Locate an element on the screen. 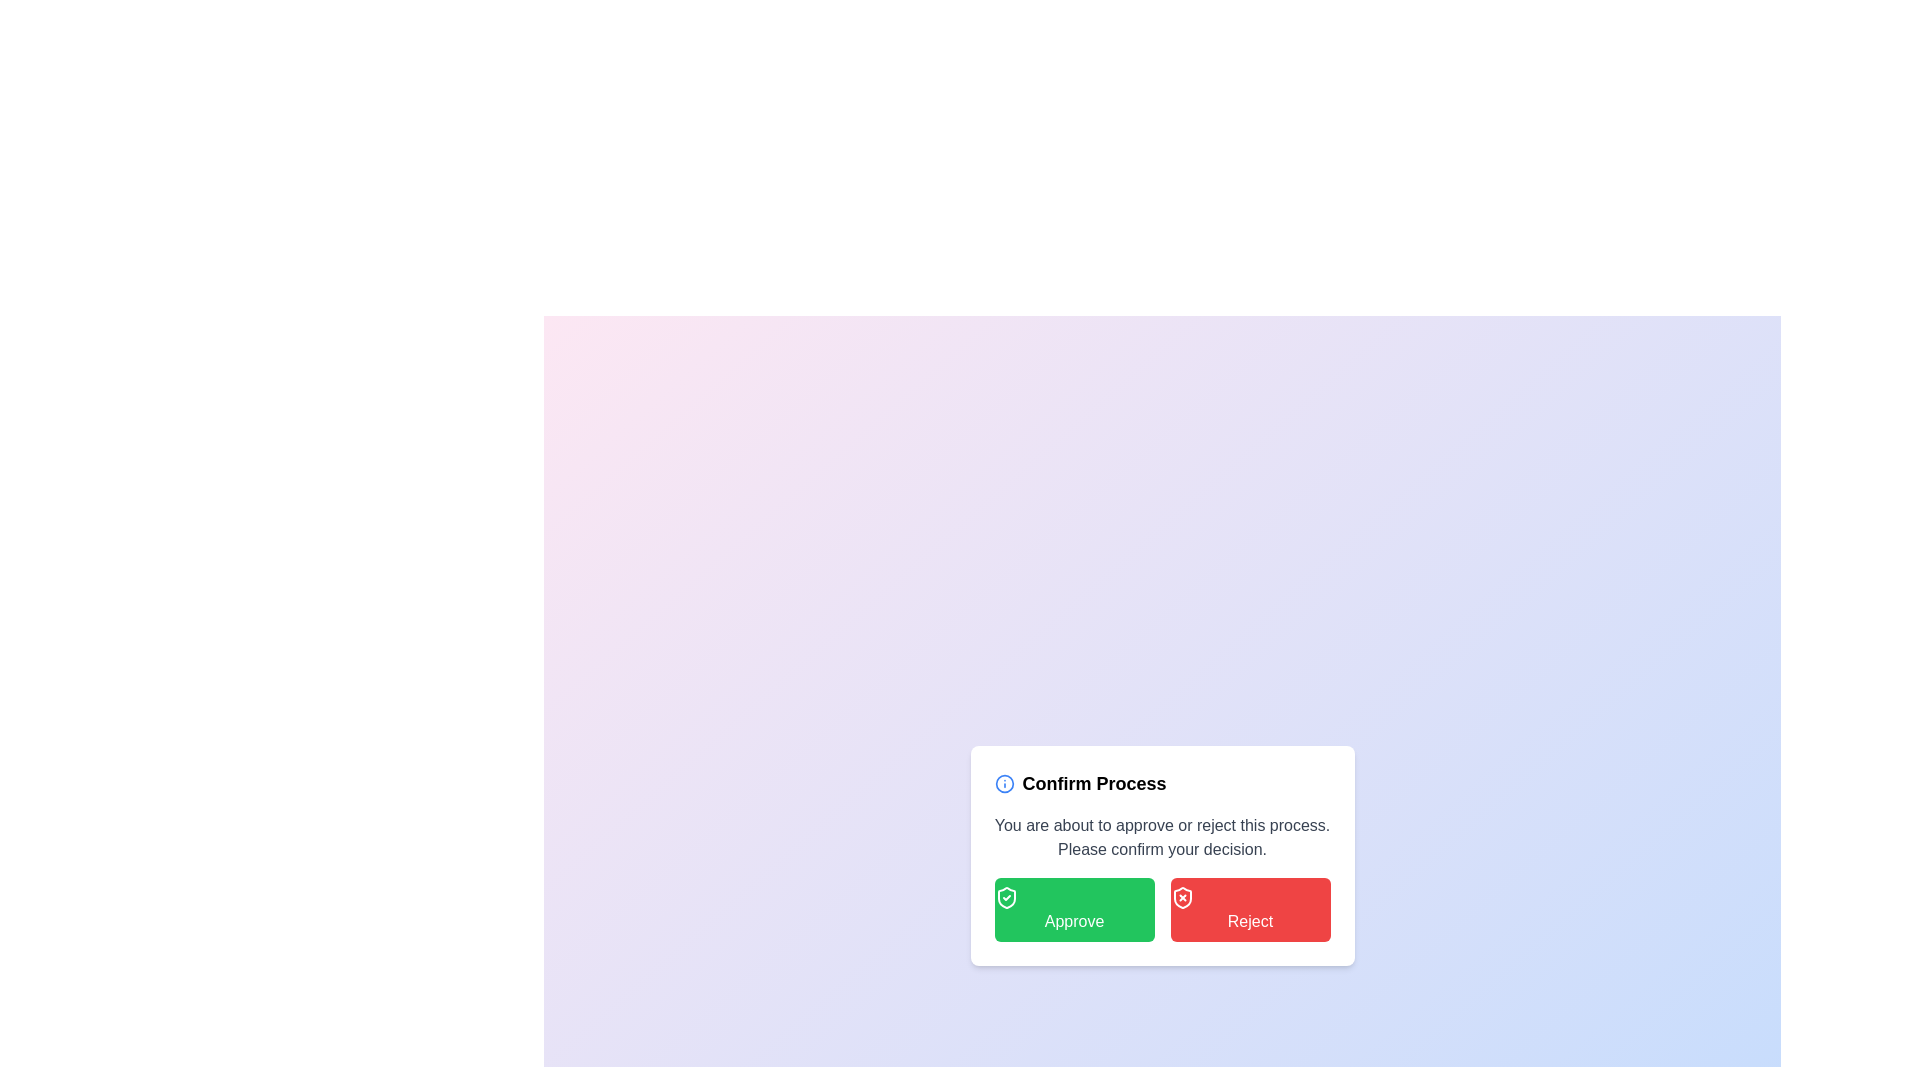  the approval icon located to the left of the 'Approve' label, which is part of the green-themed 'Approve' button is located at coordinates (1006, 897).